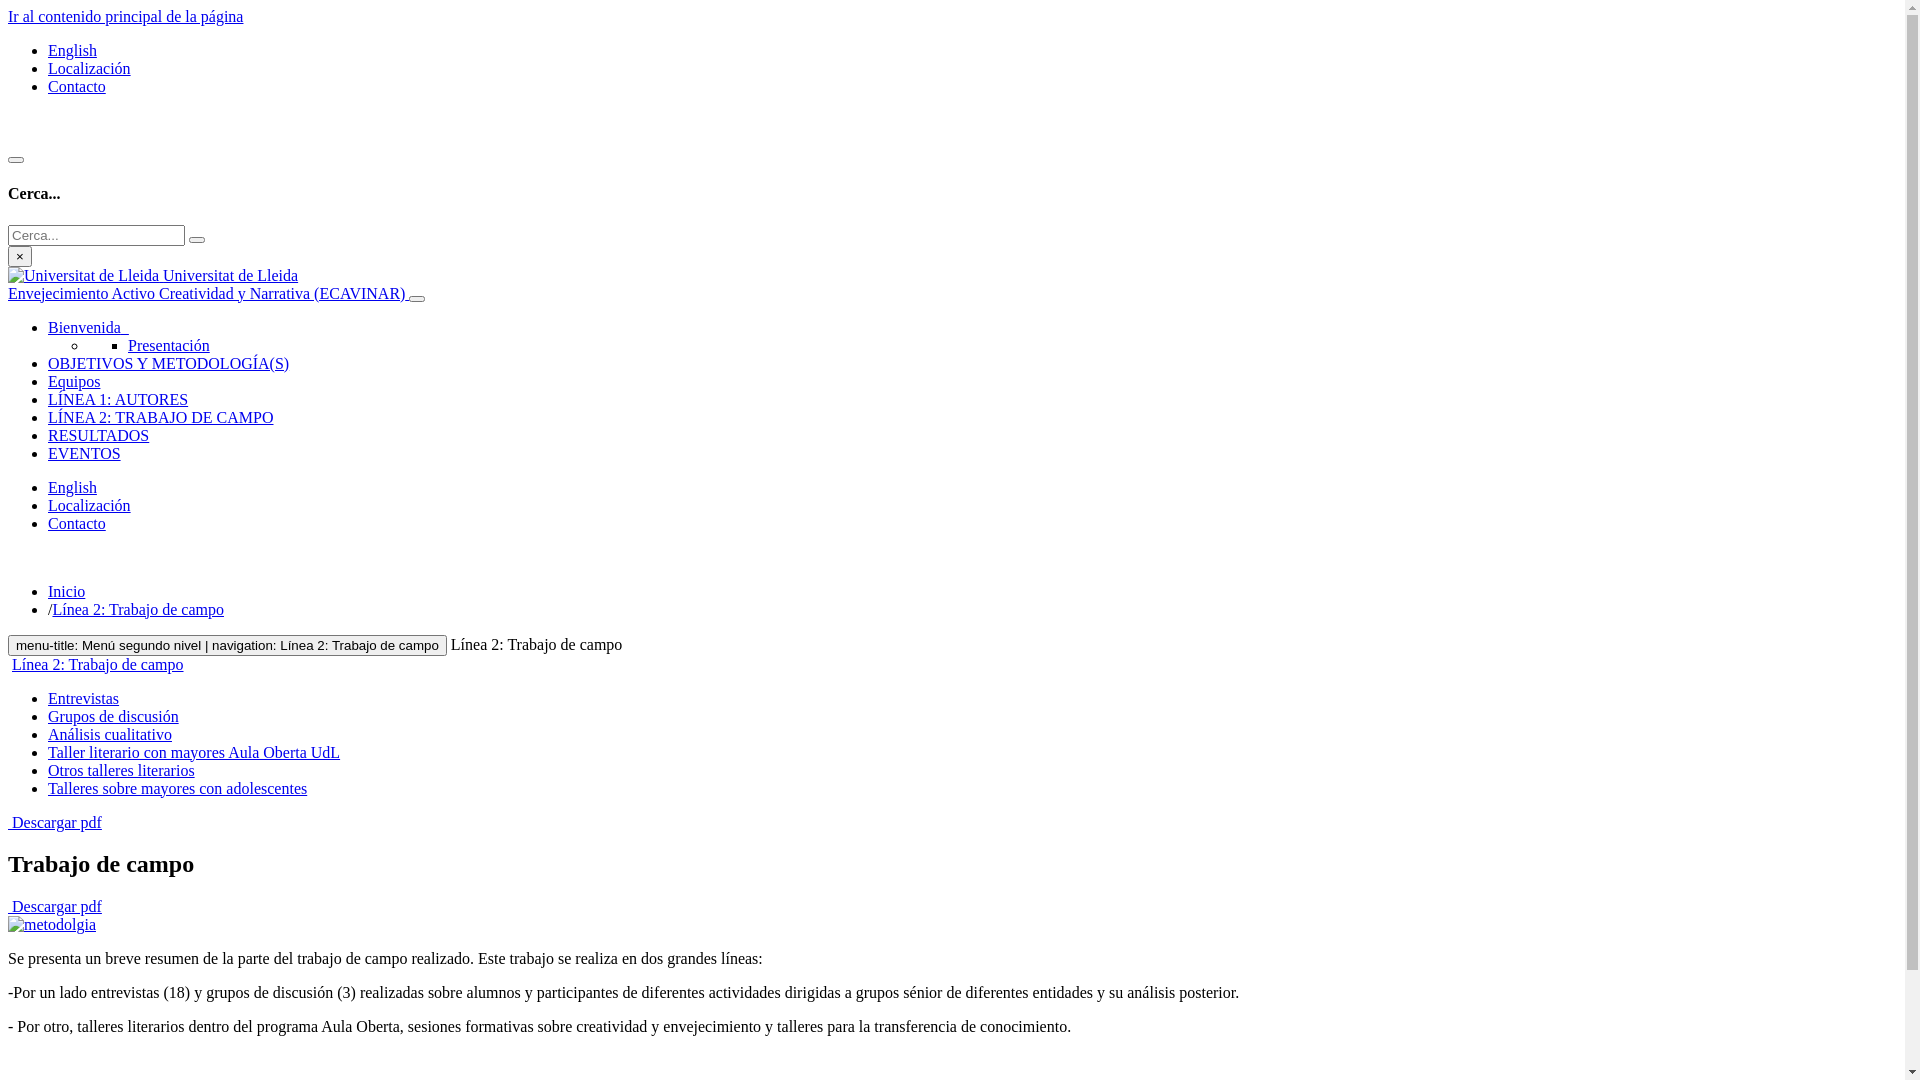 This screenshot has height=1080, width=1920. Describe the element at coordinates (188, 238) in the screenshot. I see `'Search'` at that location.